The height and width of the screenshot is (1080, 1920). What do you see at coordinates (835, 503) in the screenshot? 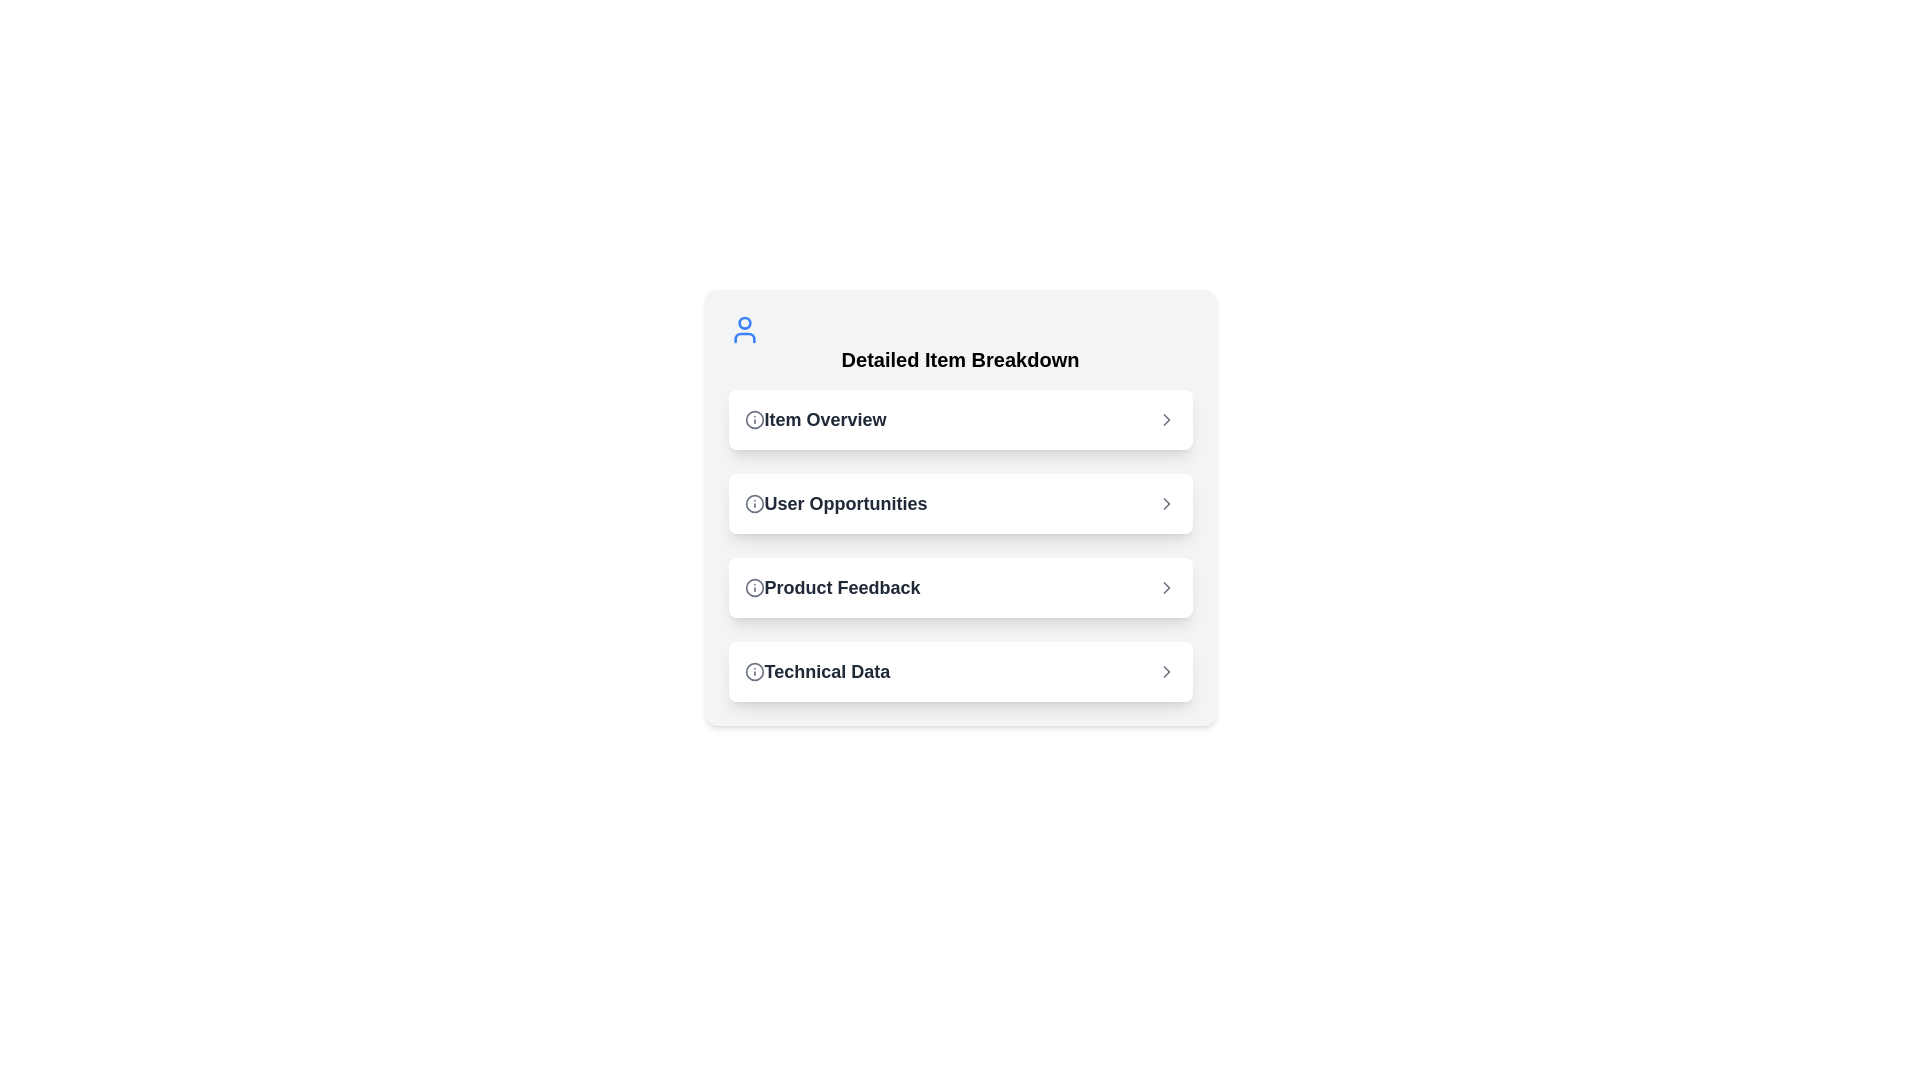
I see `the 'User Opportunities' text in the vertical menu located beneath the heading 'Detailed Item Breakdown'` at bounding box center [835, 503].